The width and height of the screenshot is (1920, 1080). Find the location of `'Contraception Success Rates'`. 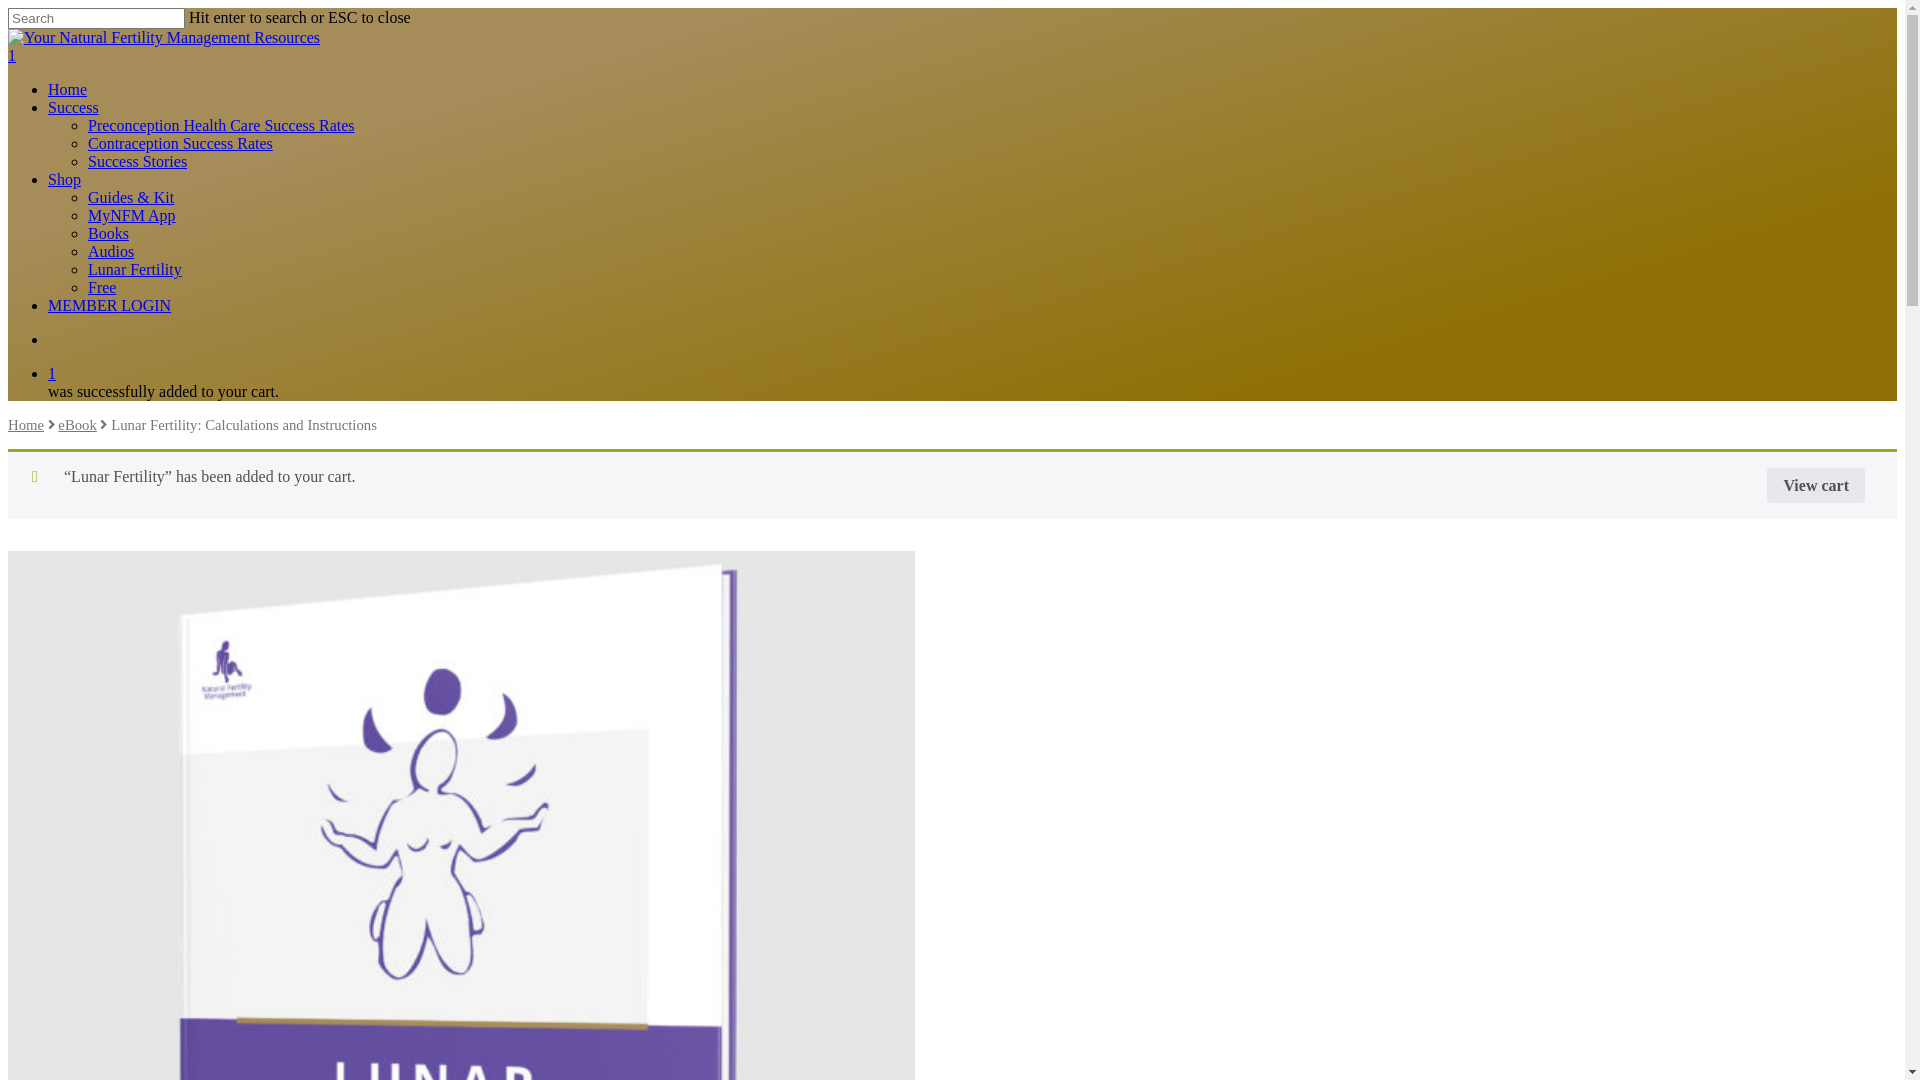

'Contraception Success Rates' is located at coordinates (180, 142).